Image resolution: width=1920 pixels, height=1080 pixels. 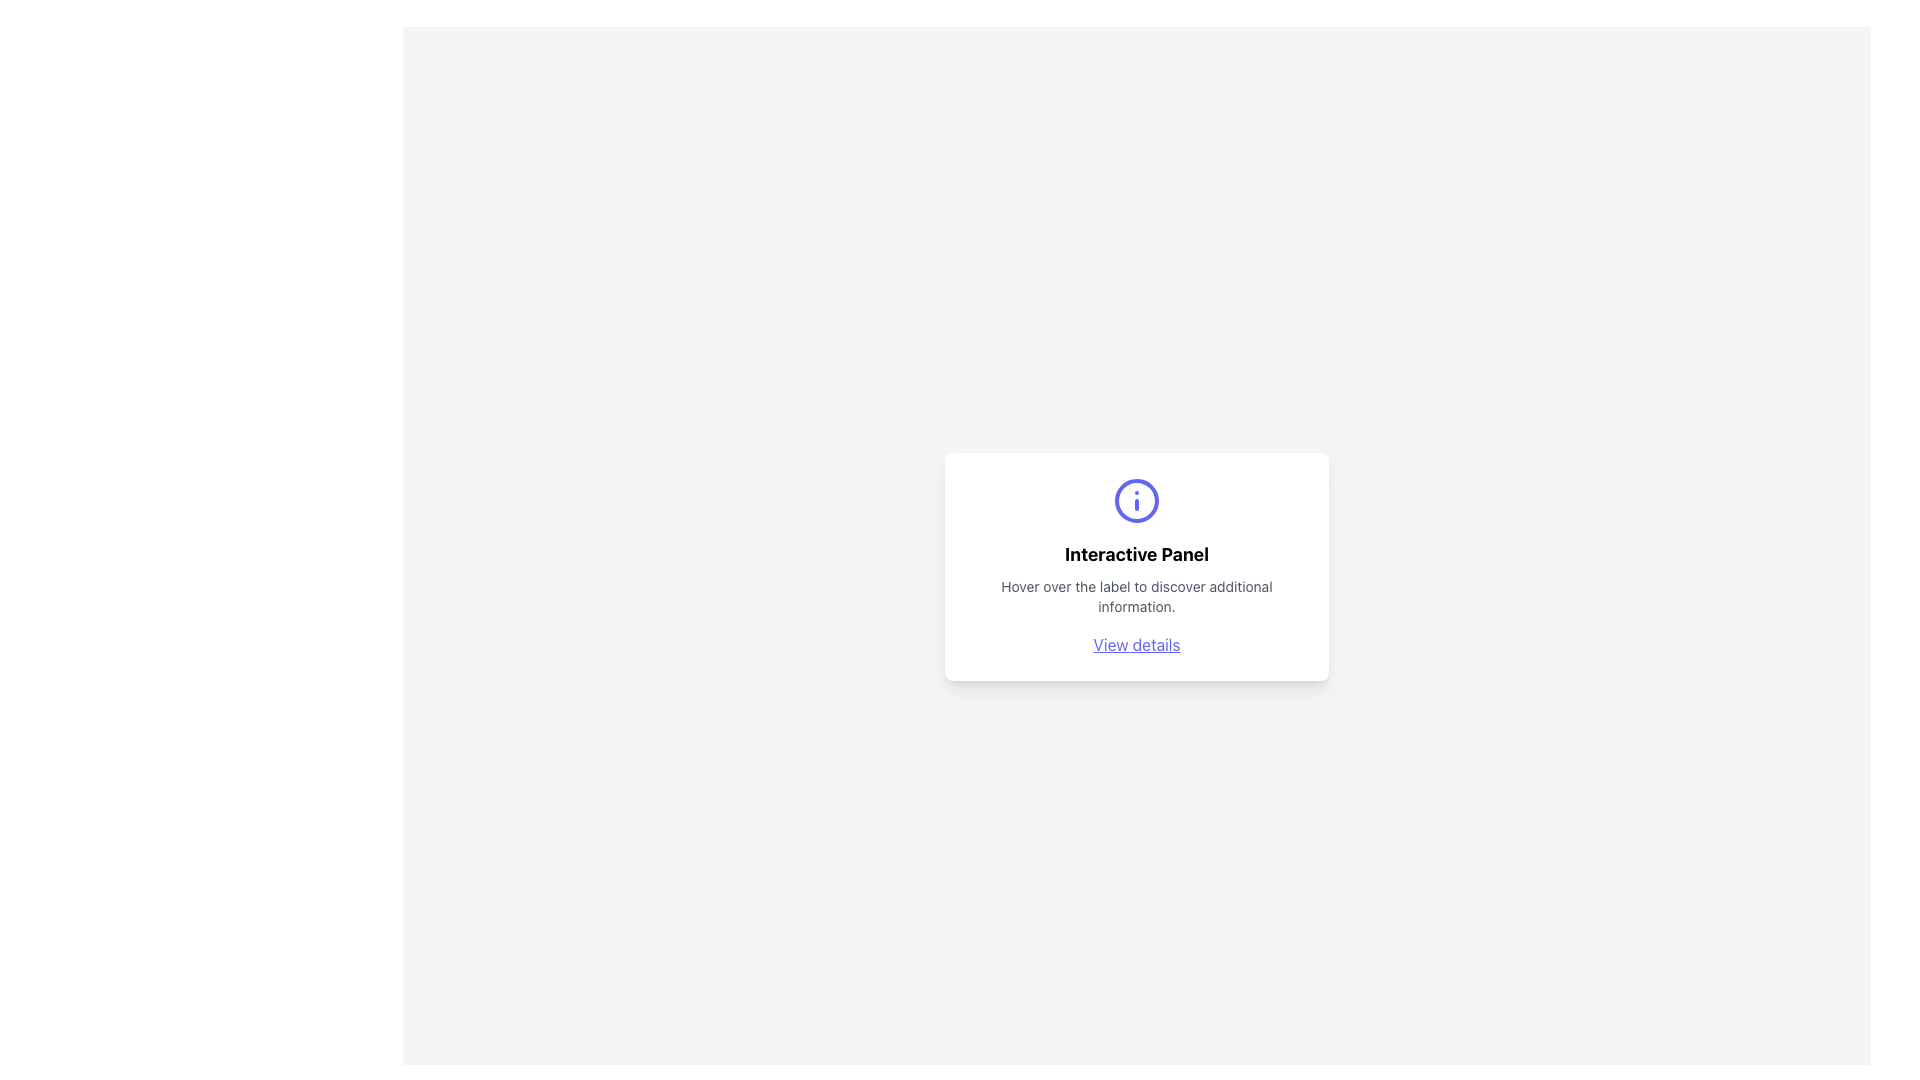 What do you see at coordinates (1137, 500) in the screenshot?
I see `the circular blue icon with an 'i' symbol in the center, which is located at the top of the content card` at bounding box center [1137, 500].